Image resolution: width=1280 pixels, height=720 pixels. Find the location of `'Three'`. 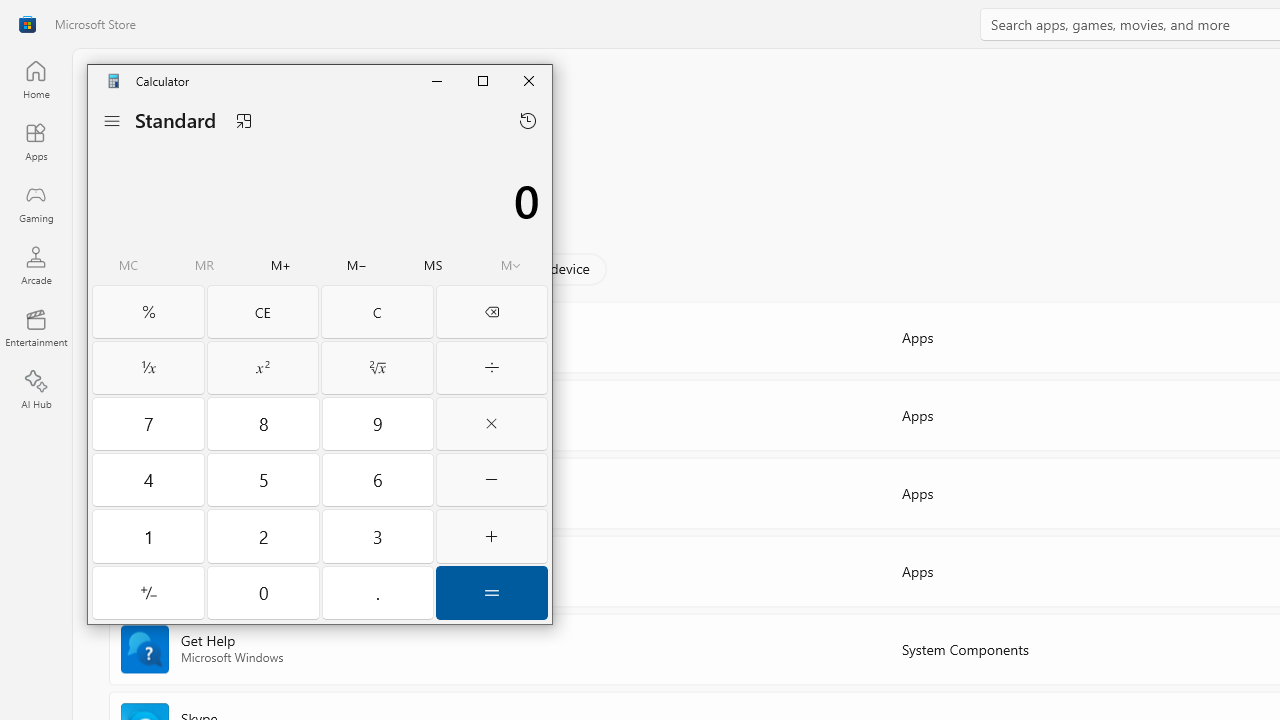

'Three' is located at coordinates (378, 535).